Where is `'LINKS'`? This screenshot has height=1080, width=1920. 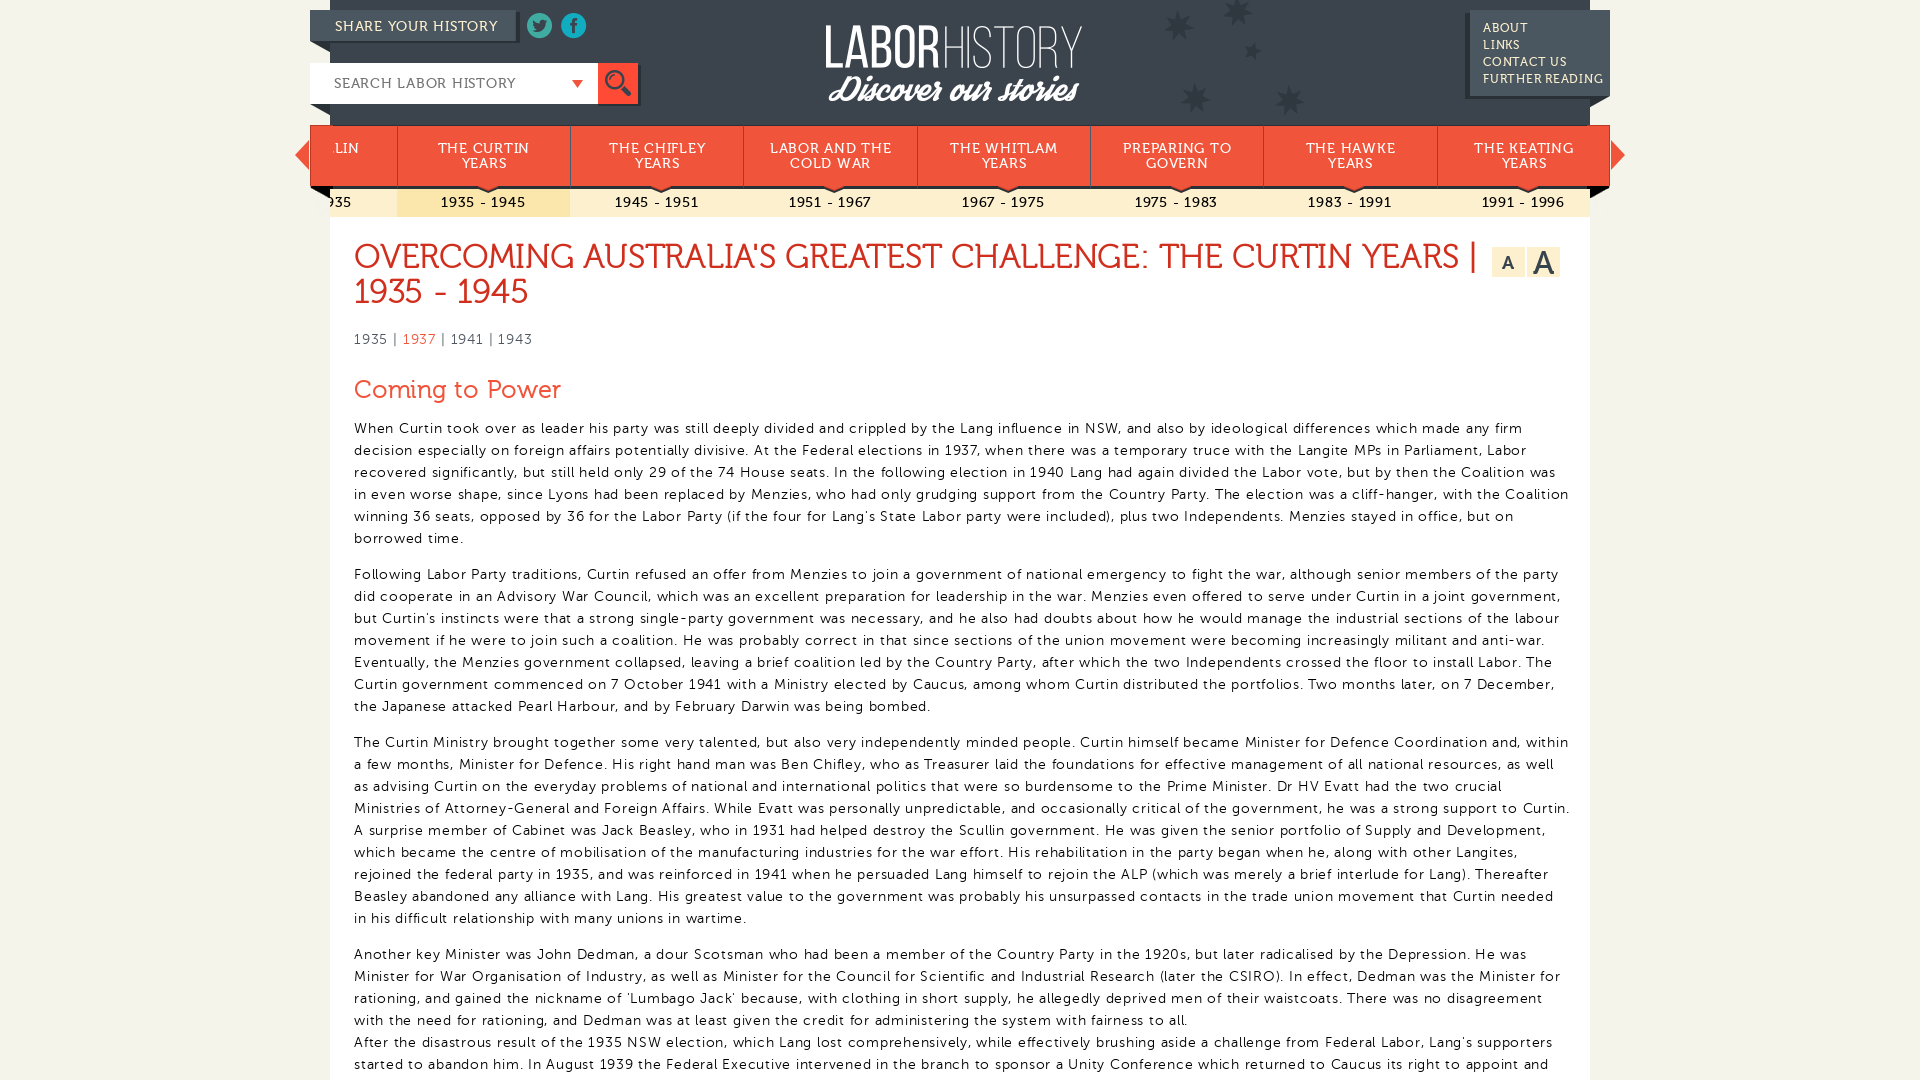
'LINKS' is located at coordinates (1501, 45).